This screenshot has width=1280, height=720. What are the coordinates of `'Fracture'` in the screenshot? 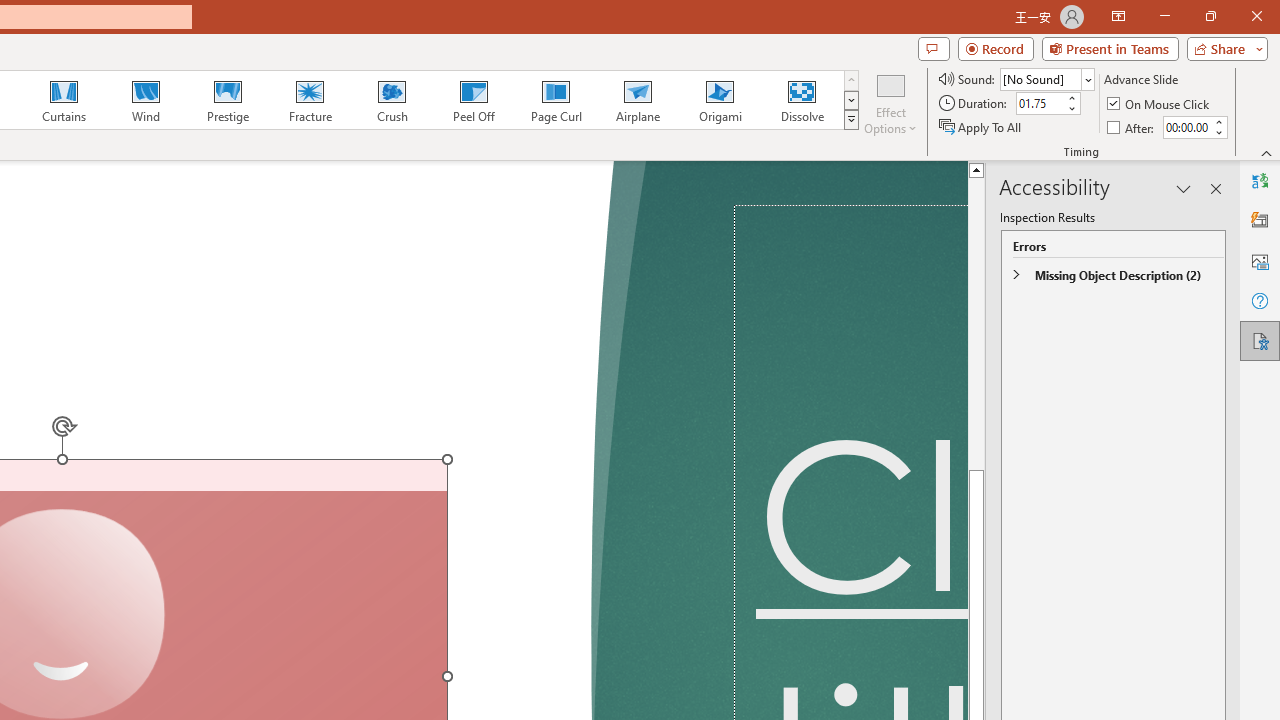 It's located at (308, 100).